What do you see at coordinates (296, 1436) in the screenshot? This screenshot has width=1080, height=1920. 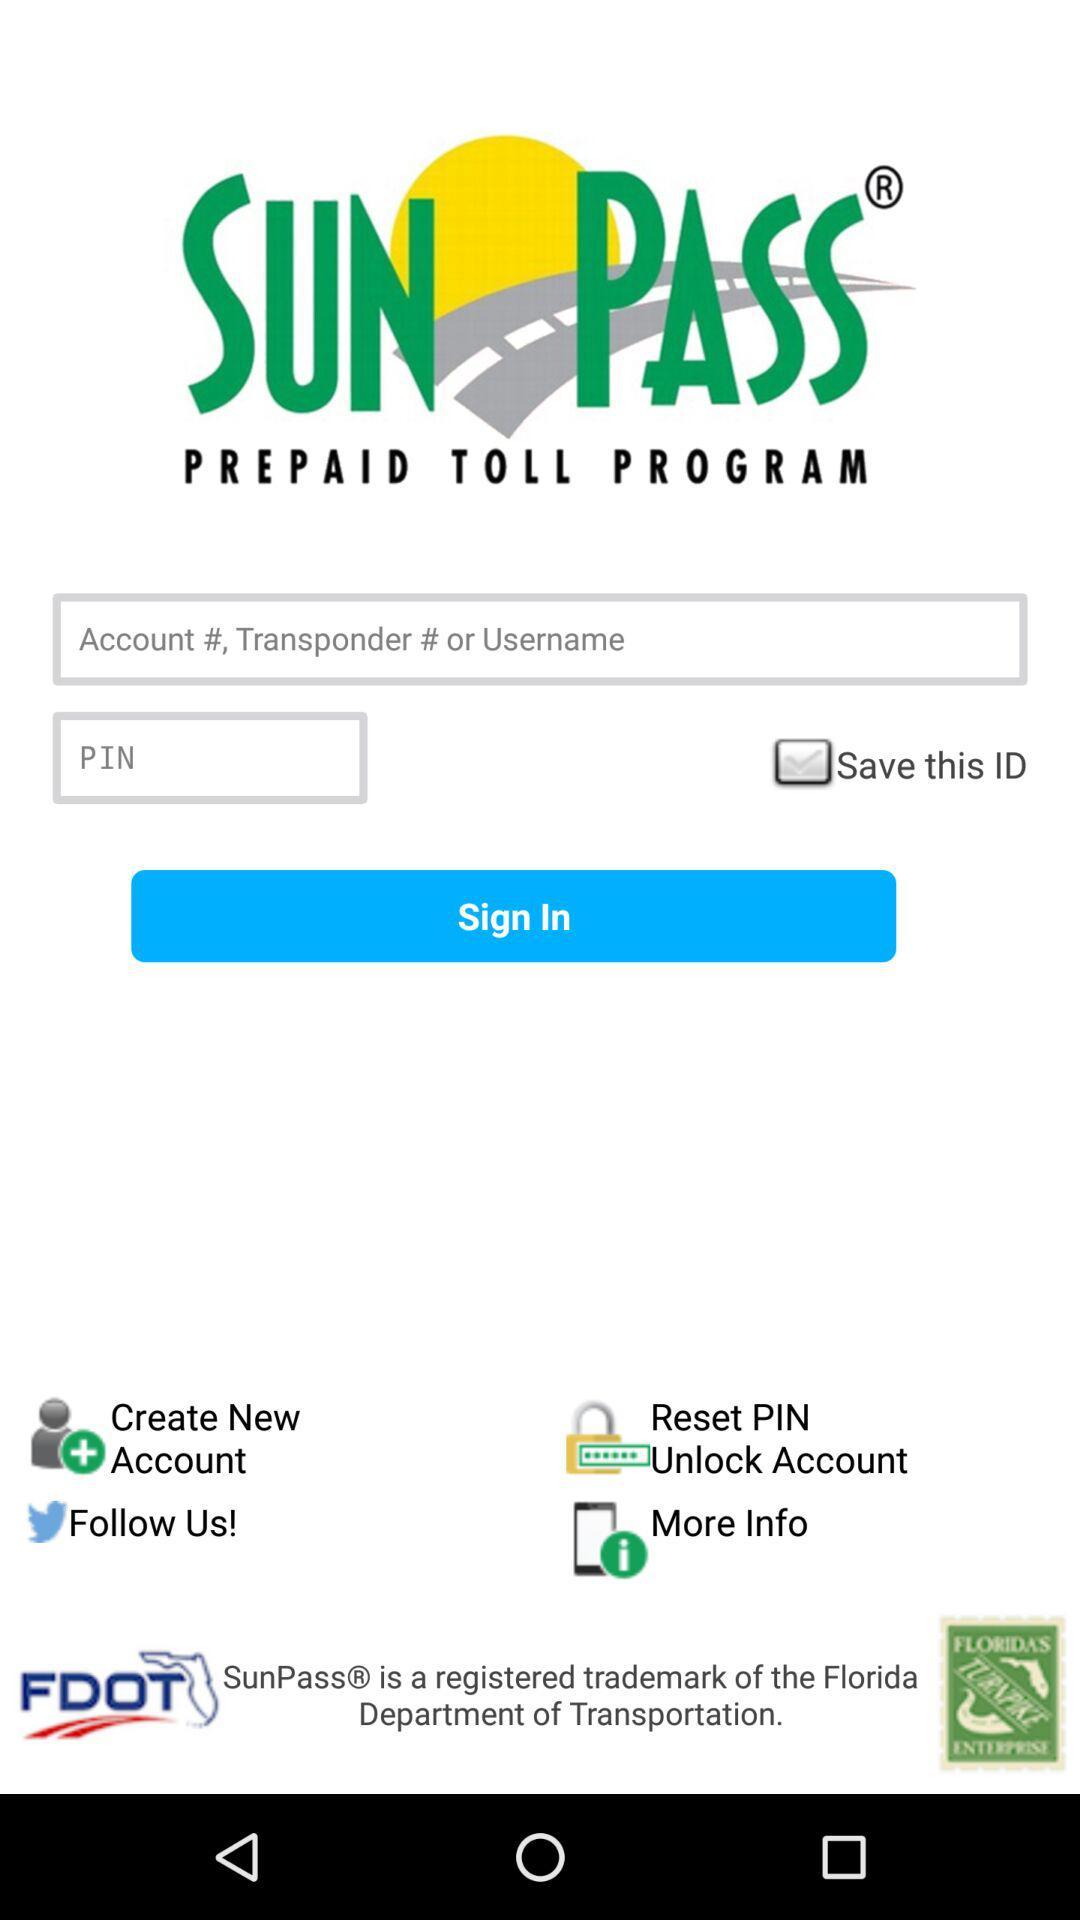 I see `icon to the left of reset pin unlock` at bounding box center [296, 1436].